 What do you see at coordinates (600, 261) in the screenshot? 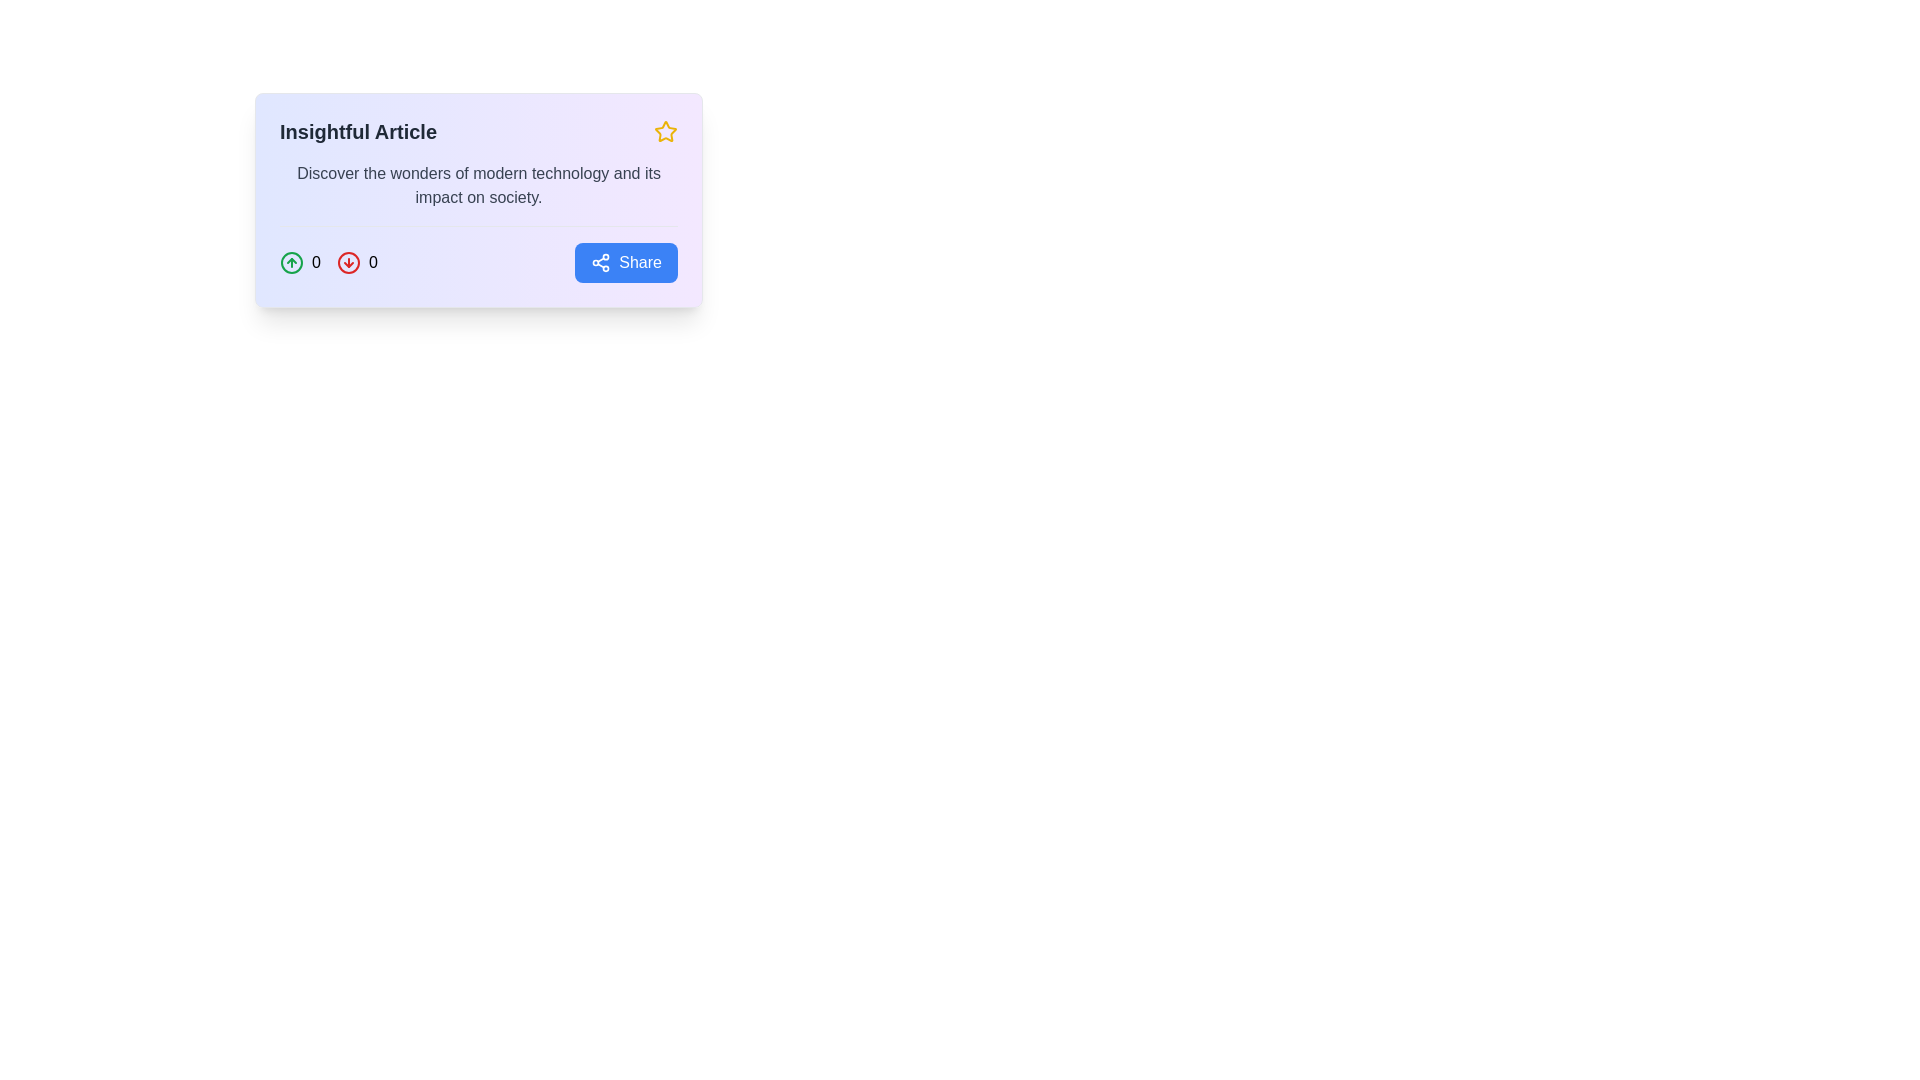
I see `the sharing icon located within the blue 'Share' button at the bottom-right corner to initiate the sharing process` at bounding box center [600, 261].